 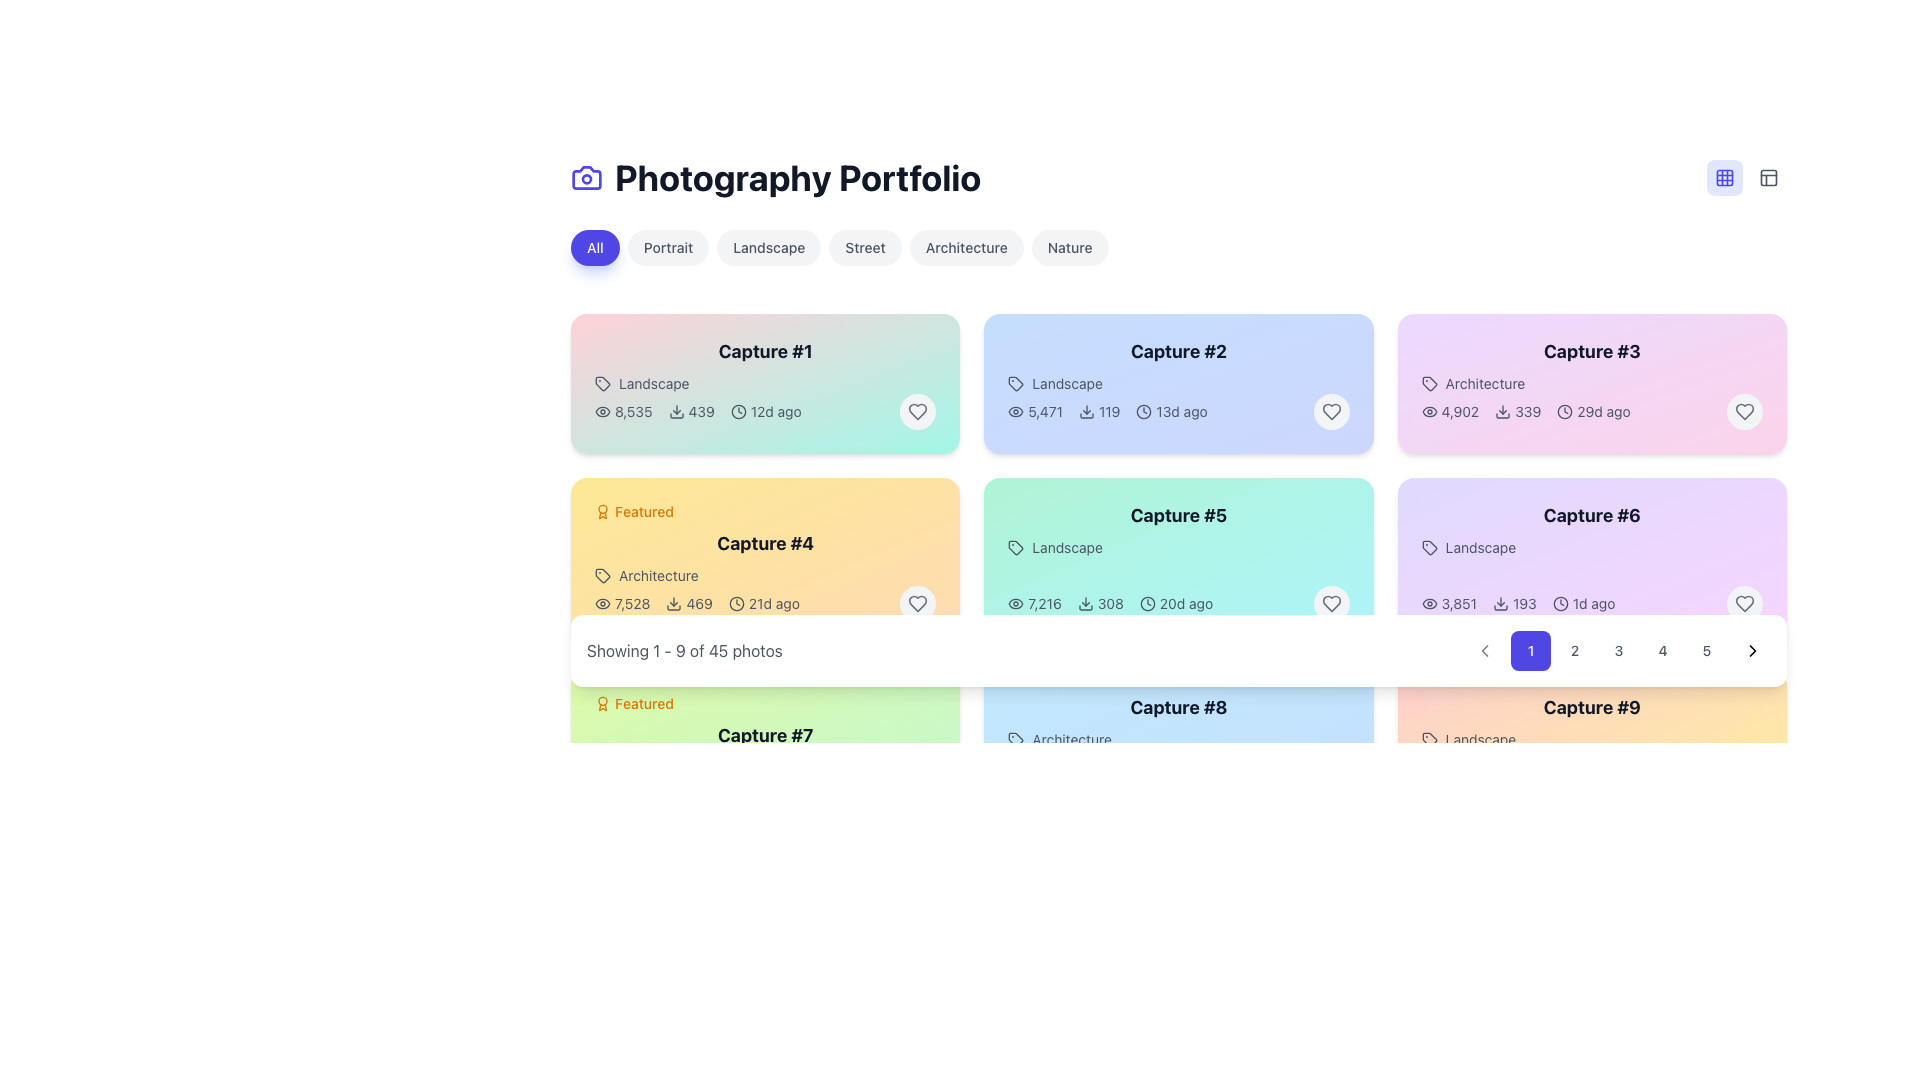 I want to click on the date/time icon located in the bottom-right corner of the 'Capture #6' card, adjacent to the text '1d ago', so click(x=1559, y=603).